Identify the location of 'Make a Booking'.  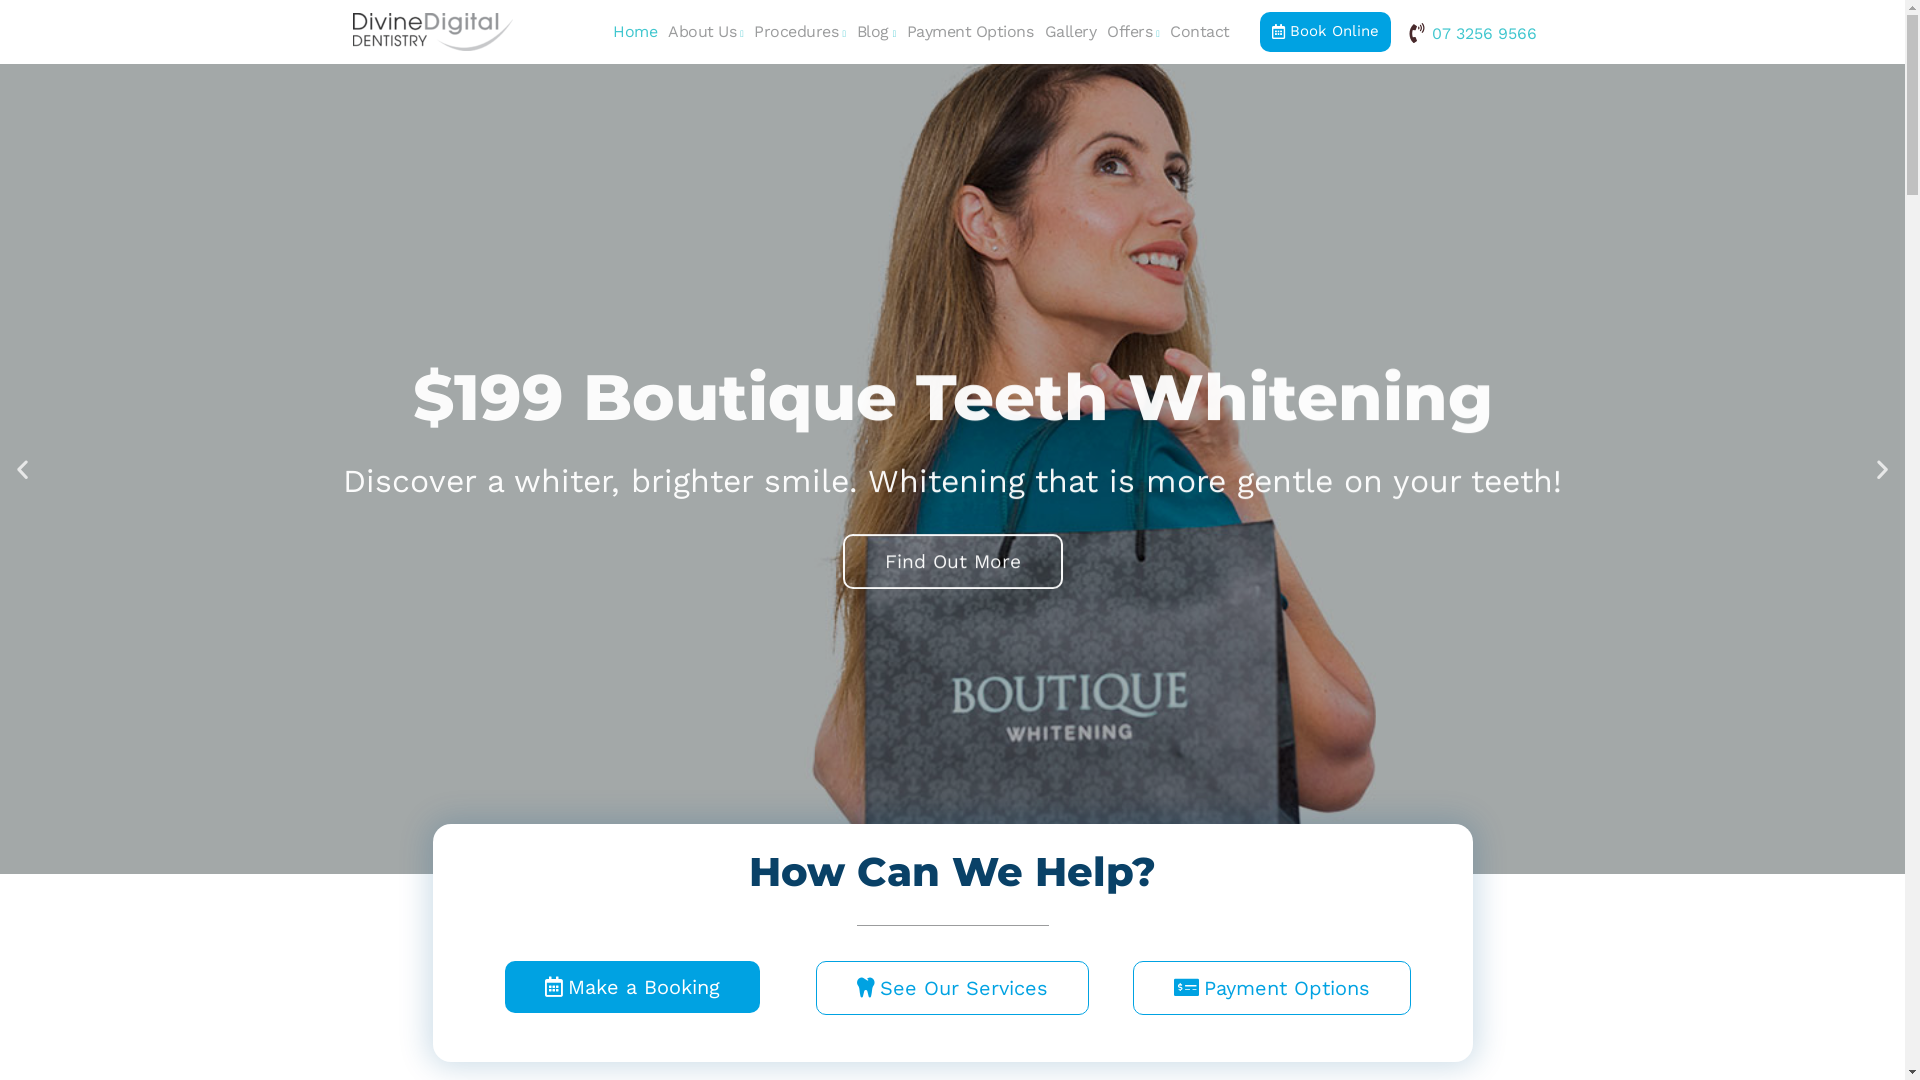
(631, 986).